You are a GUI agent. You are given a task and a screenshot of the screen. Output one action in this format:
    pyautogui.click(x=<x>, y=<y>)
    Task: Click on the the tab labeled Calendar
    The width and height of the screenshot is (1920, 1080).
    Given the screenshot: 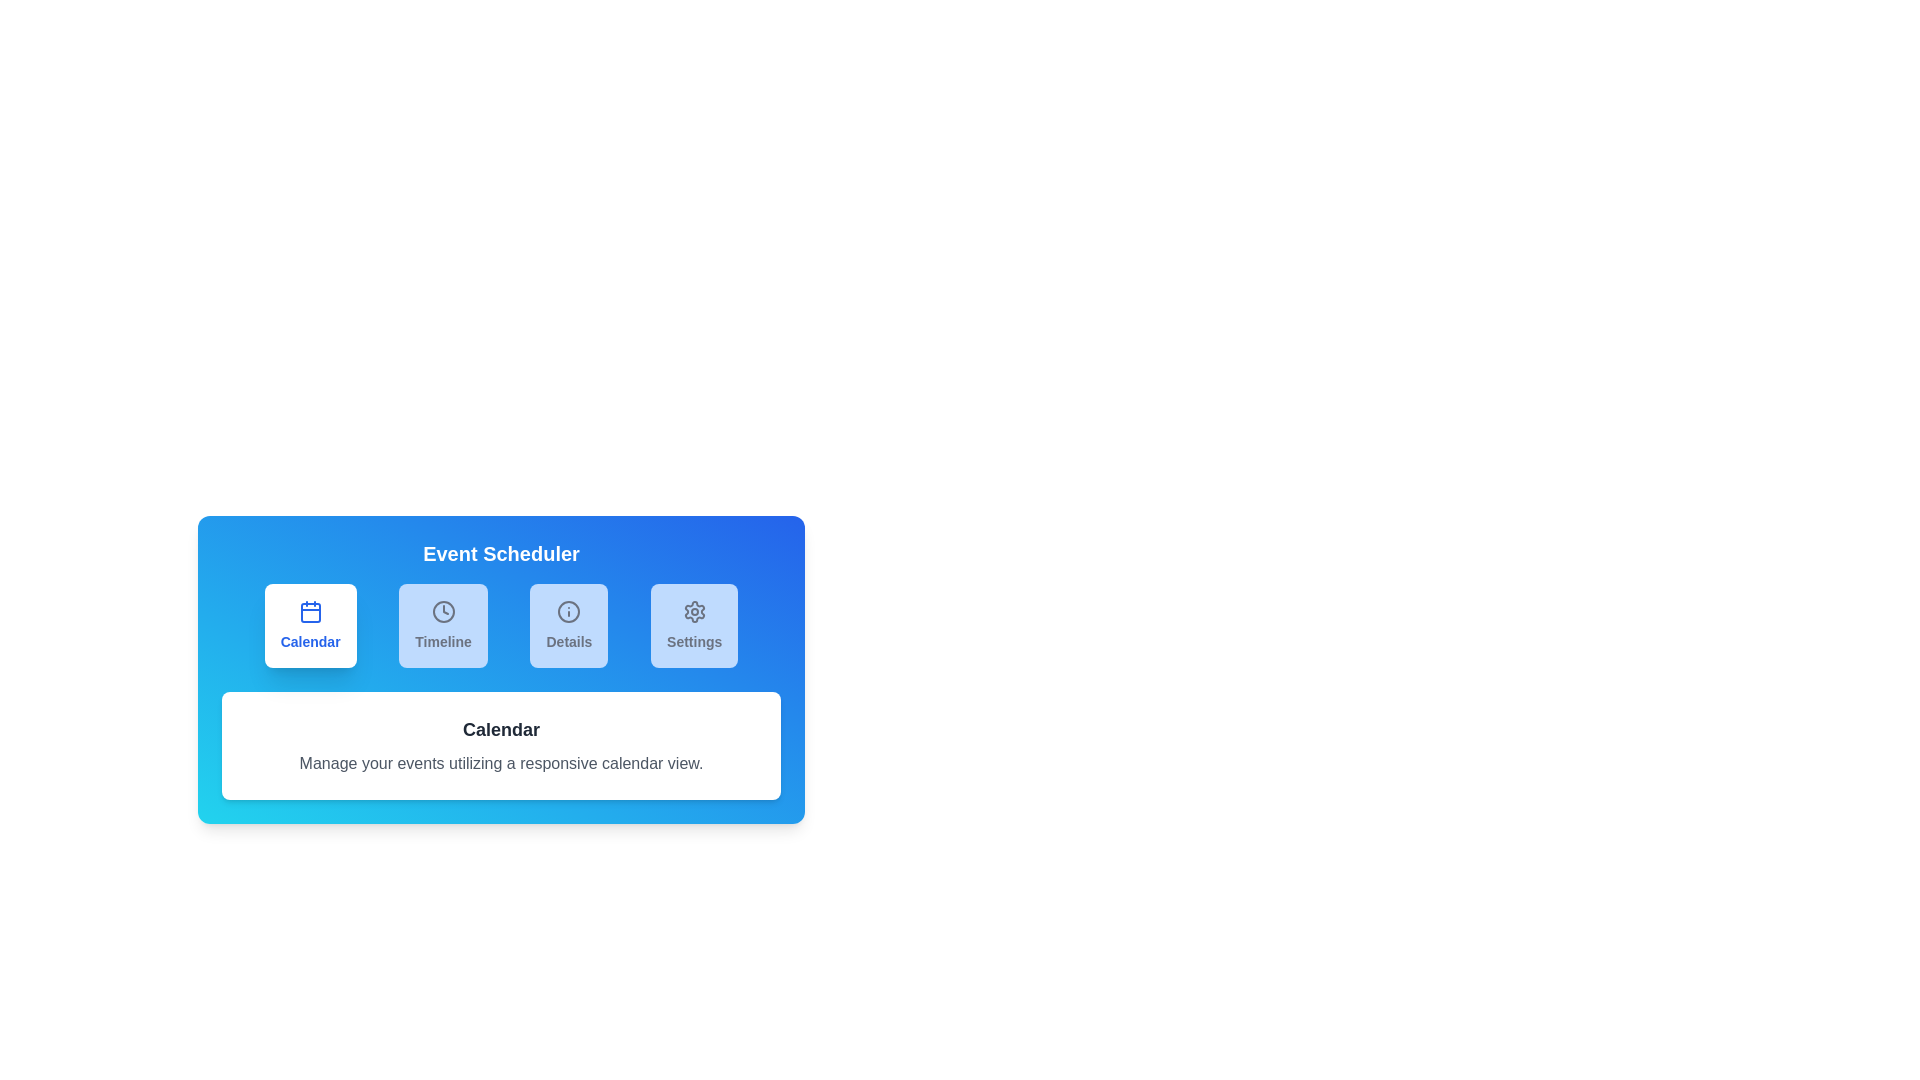 What is the action you would take?
    pyautogui.click(x=309, y=624)
    